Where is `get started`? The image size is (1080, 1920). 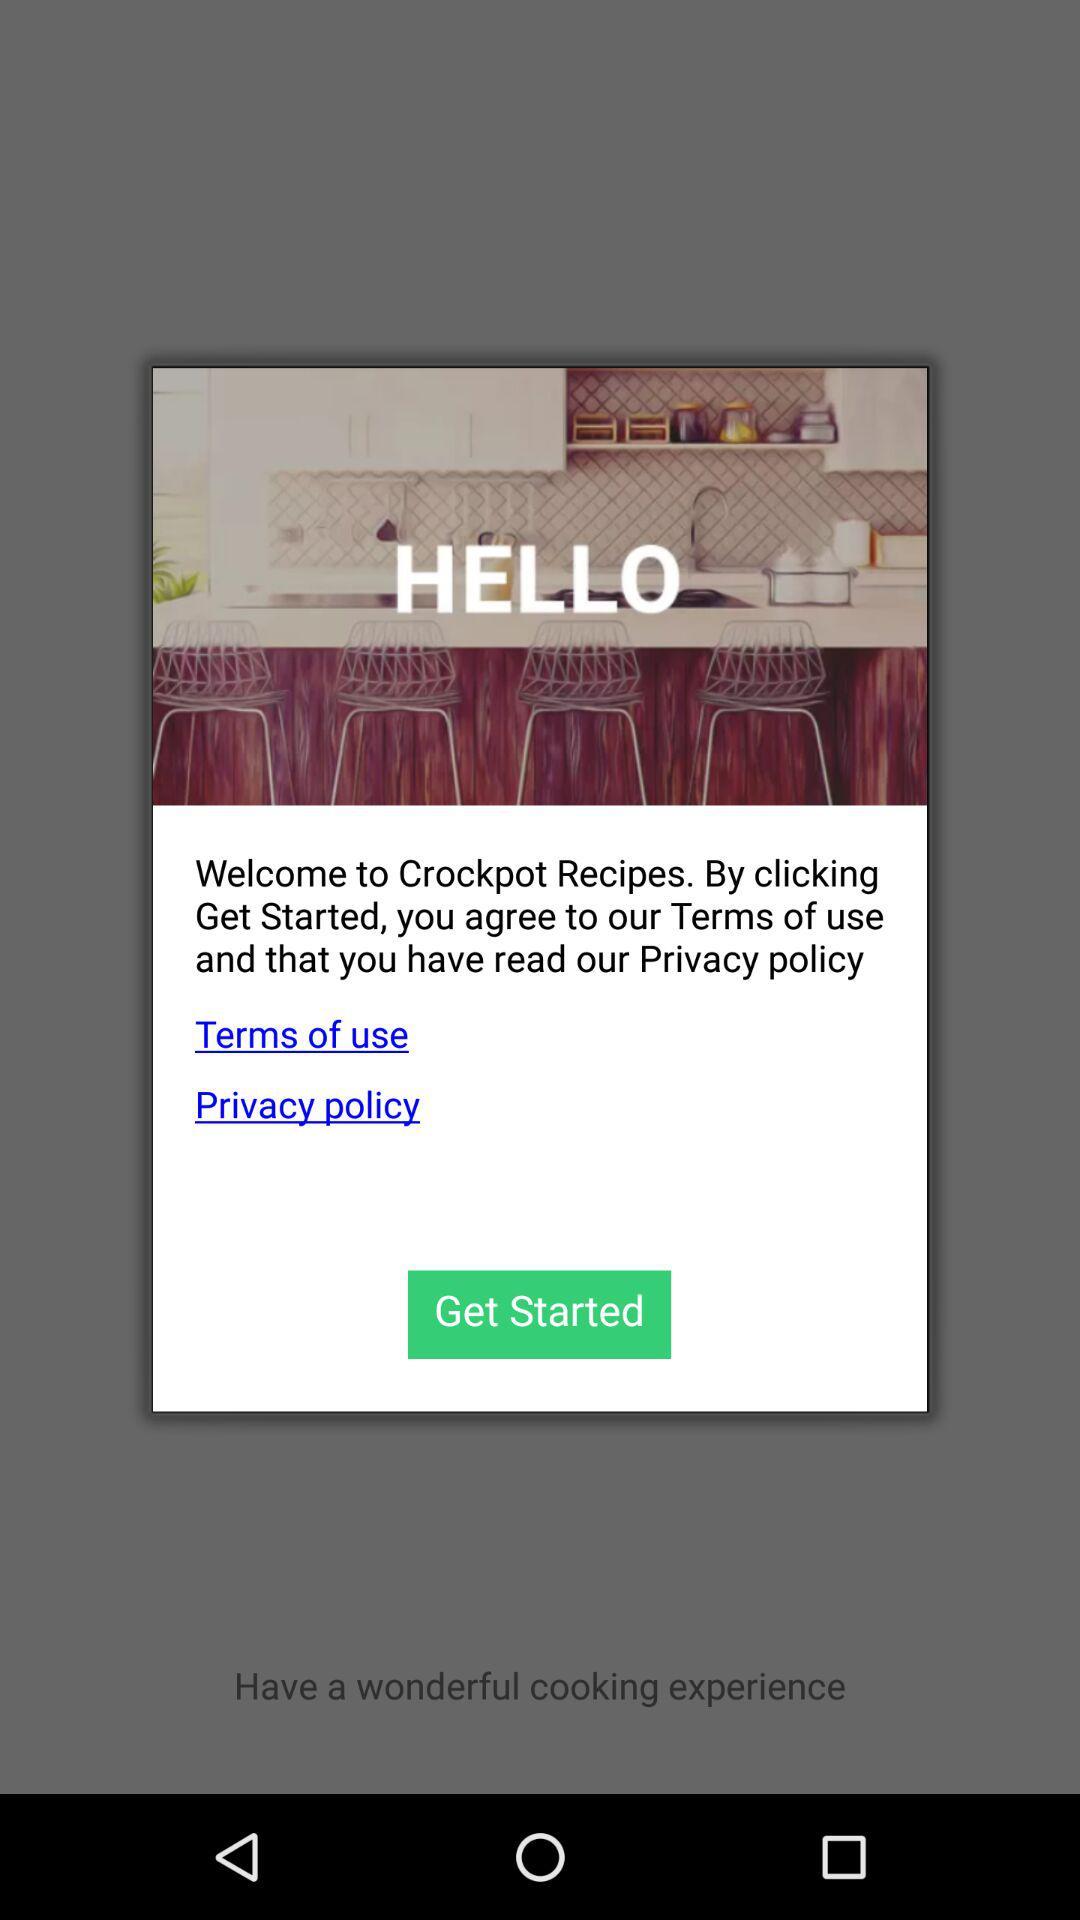 get started is located at coordinates (538, 1314).